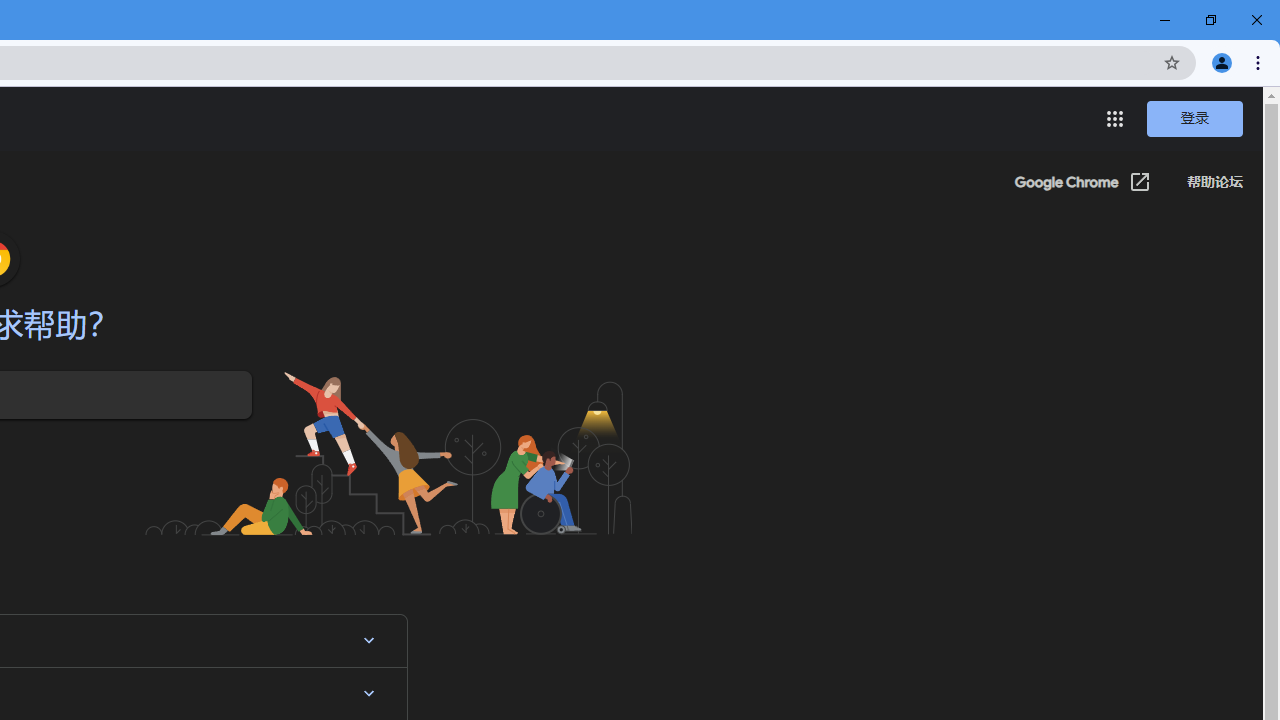 Image resolution: width=1280 pixels, height=720 pixels. Describe the element at coordinates (1255, 20) in the screenshot. I see `'Close'` at that location.